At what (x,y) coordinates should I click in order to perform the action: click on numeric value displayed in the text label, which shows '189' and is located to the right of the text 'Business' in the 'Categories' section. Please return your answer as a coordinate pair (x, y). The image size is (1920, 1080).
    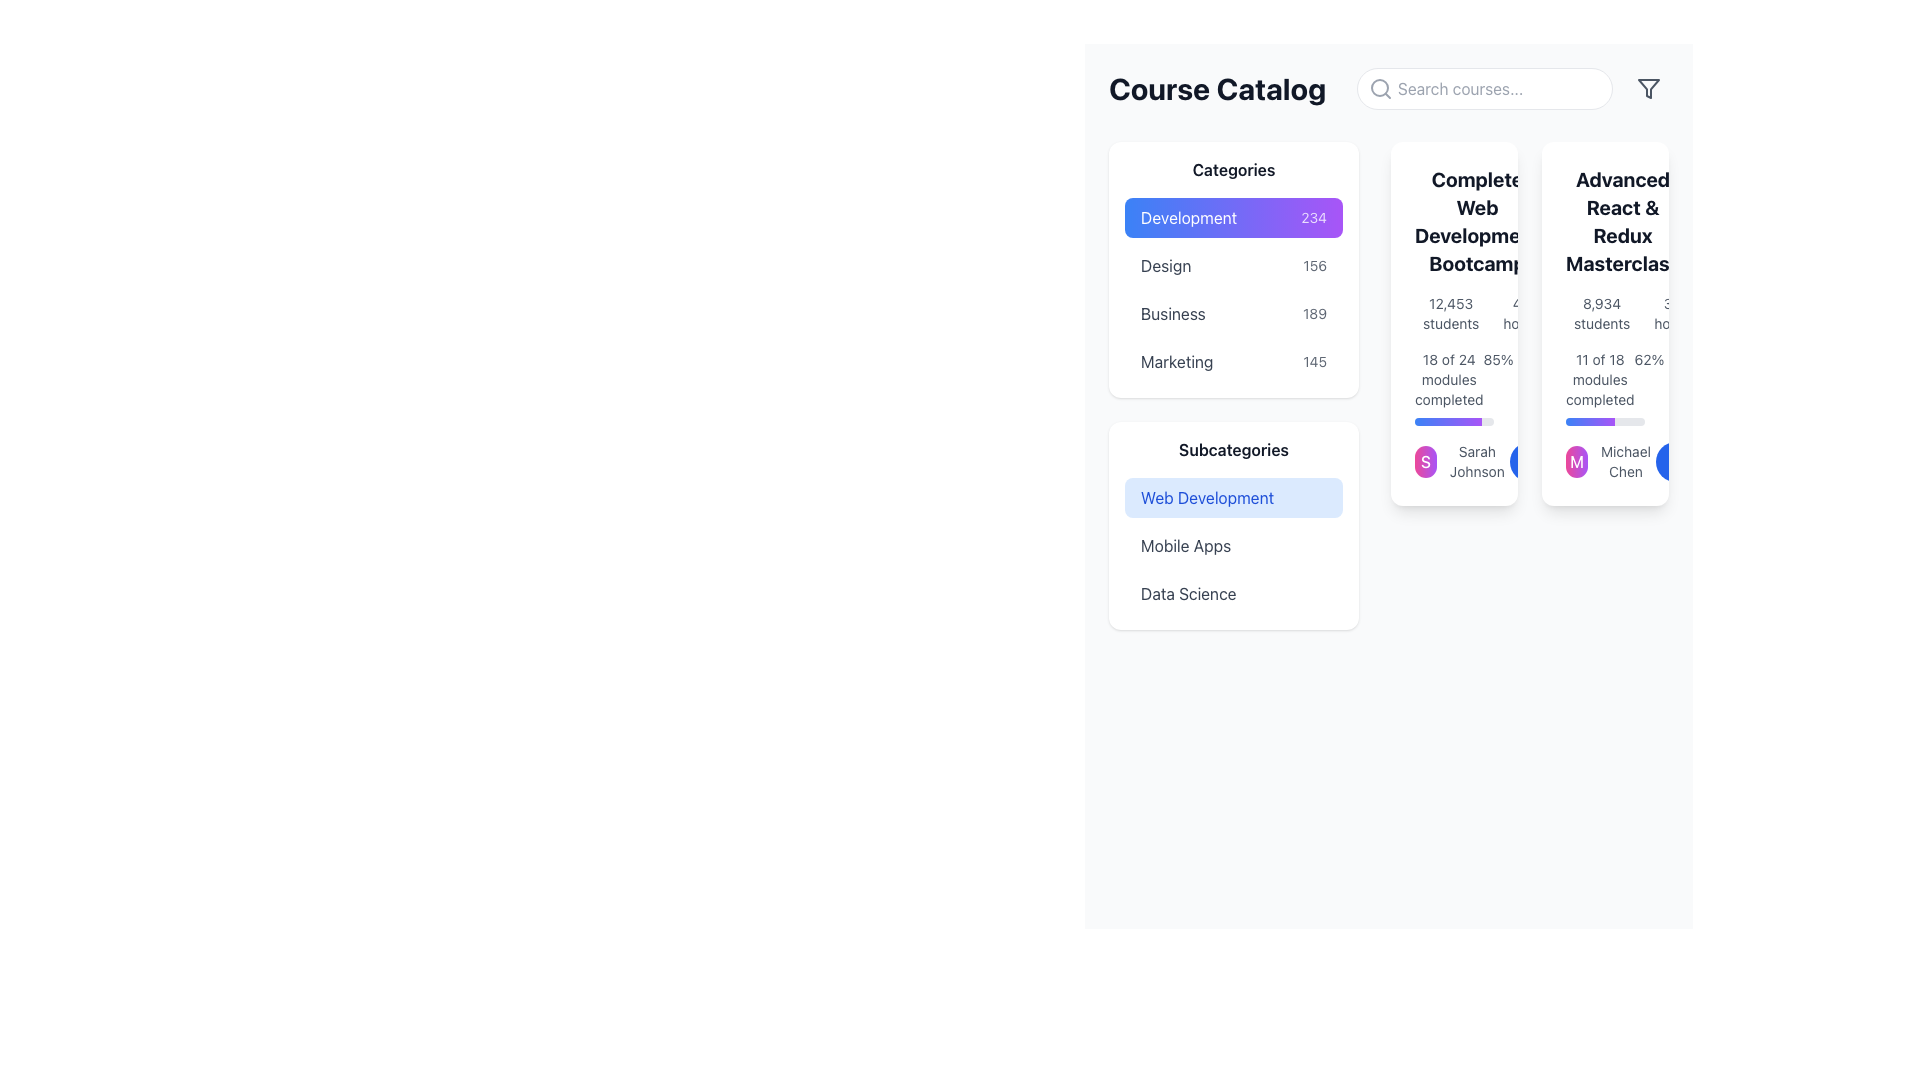
    Looking at the image, I should click on (1315, 313).